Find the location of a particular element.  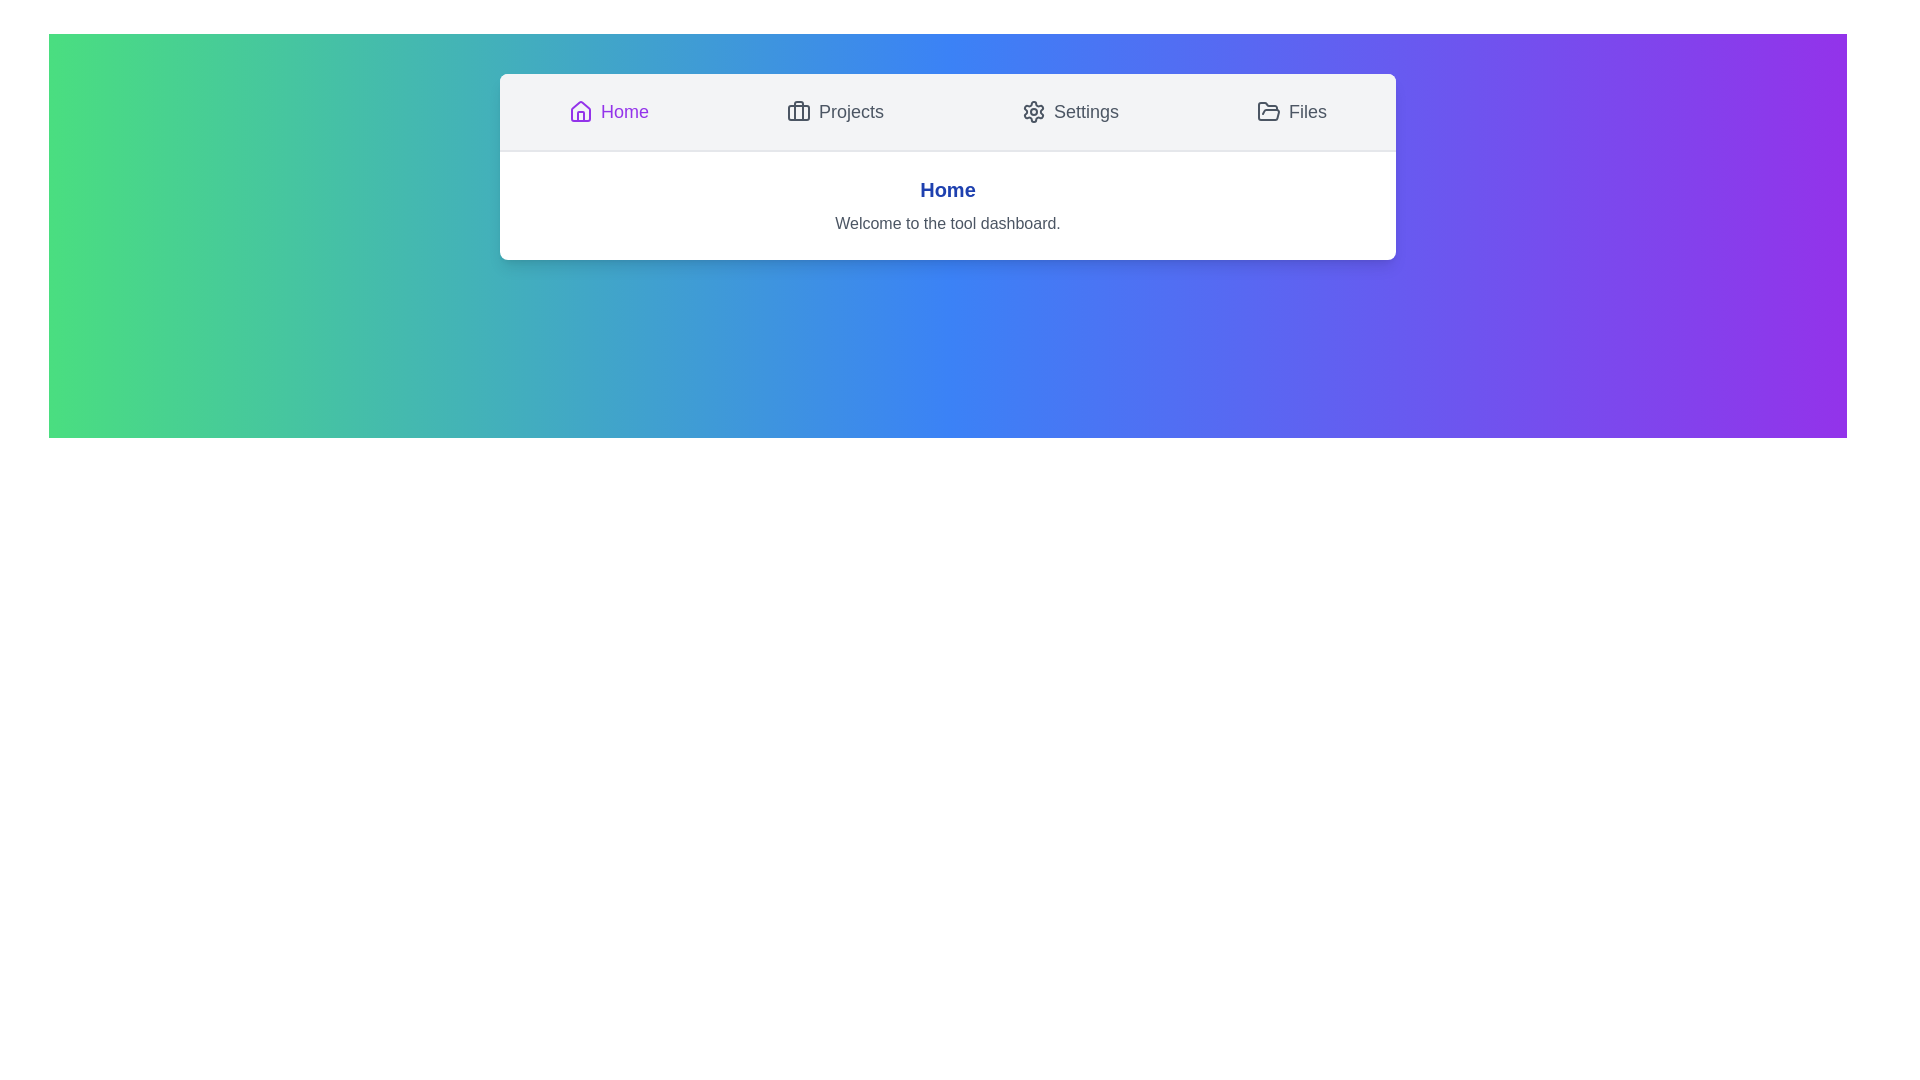

the Projects button to observe its hover effect is located at coordinates (835, 111).